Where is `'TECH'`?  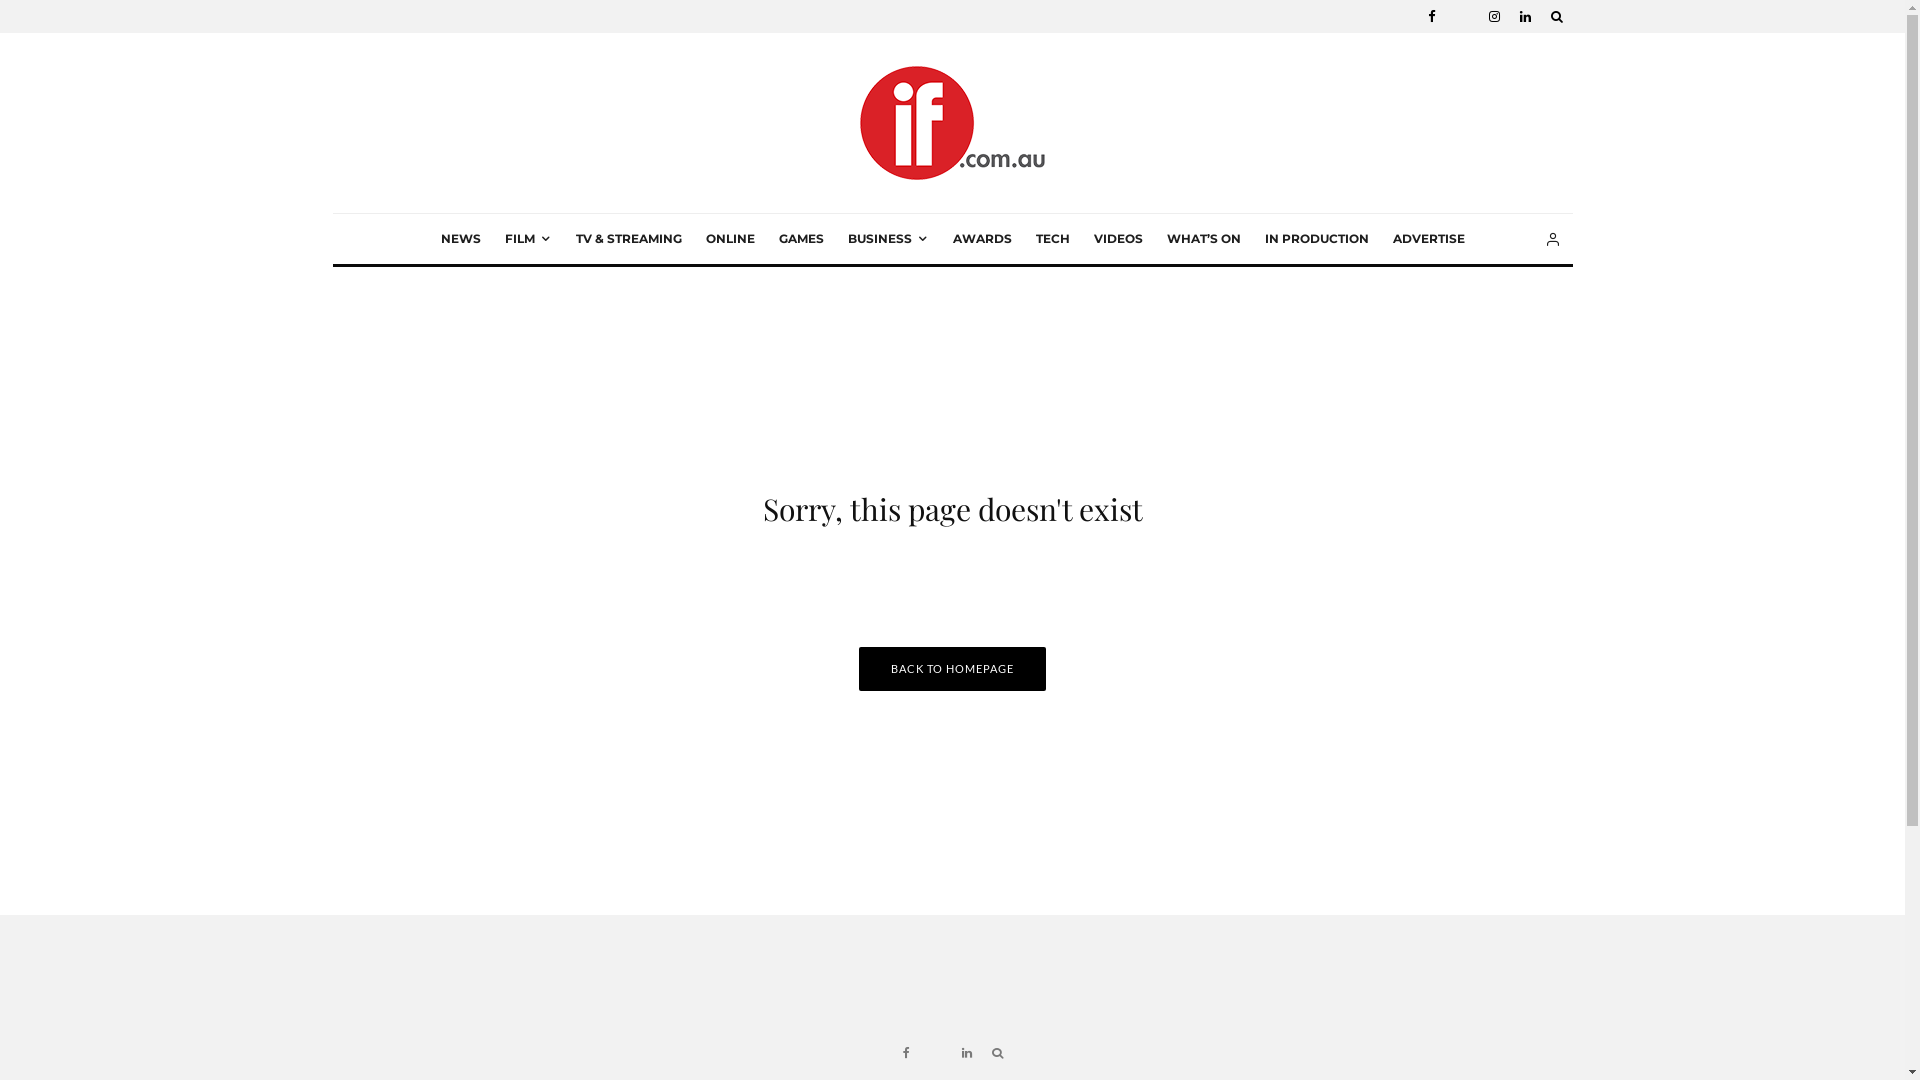 'TECH' is located at coordinates (1023, 238).